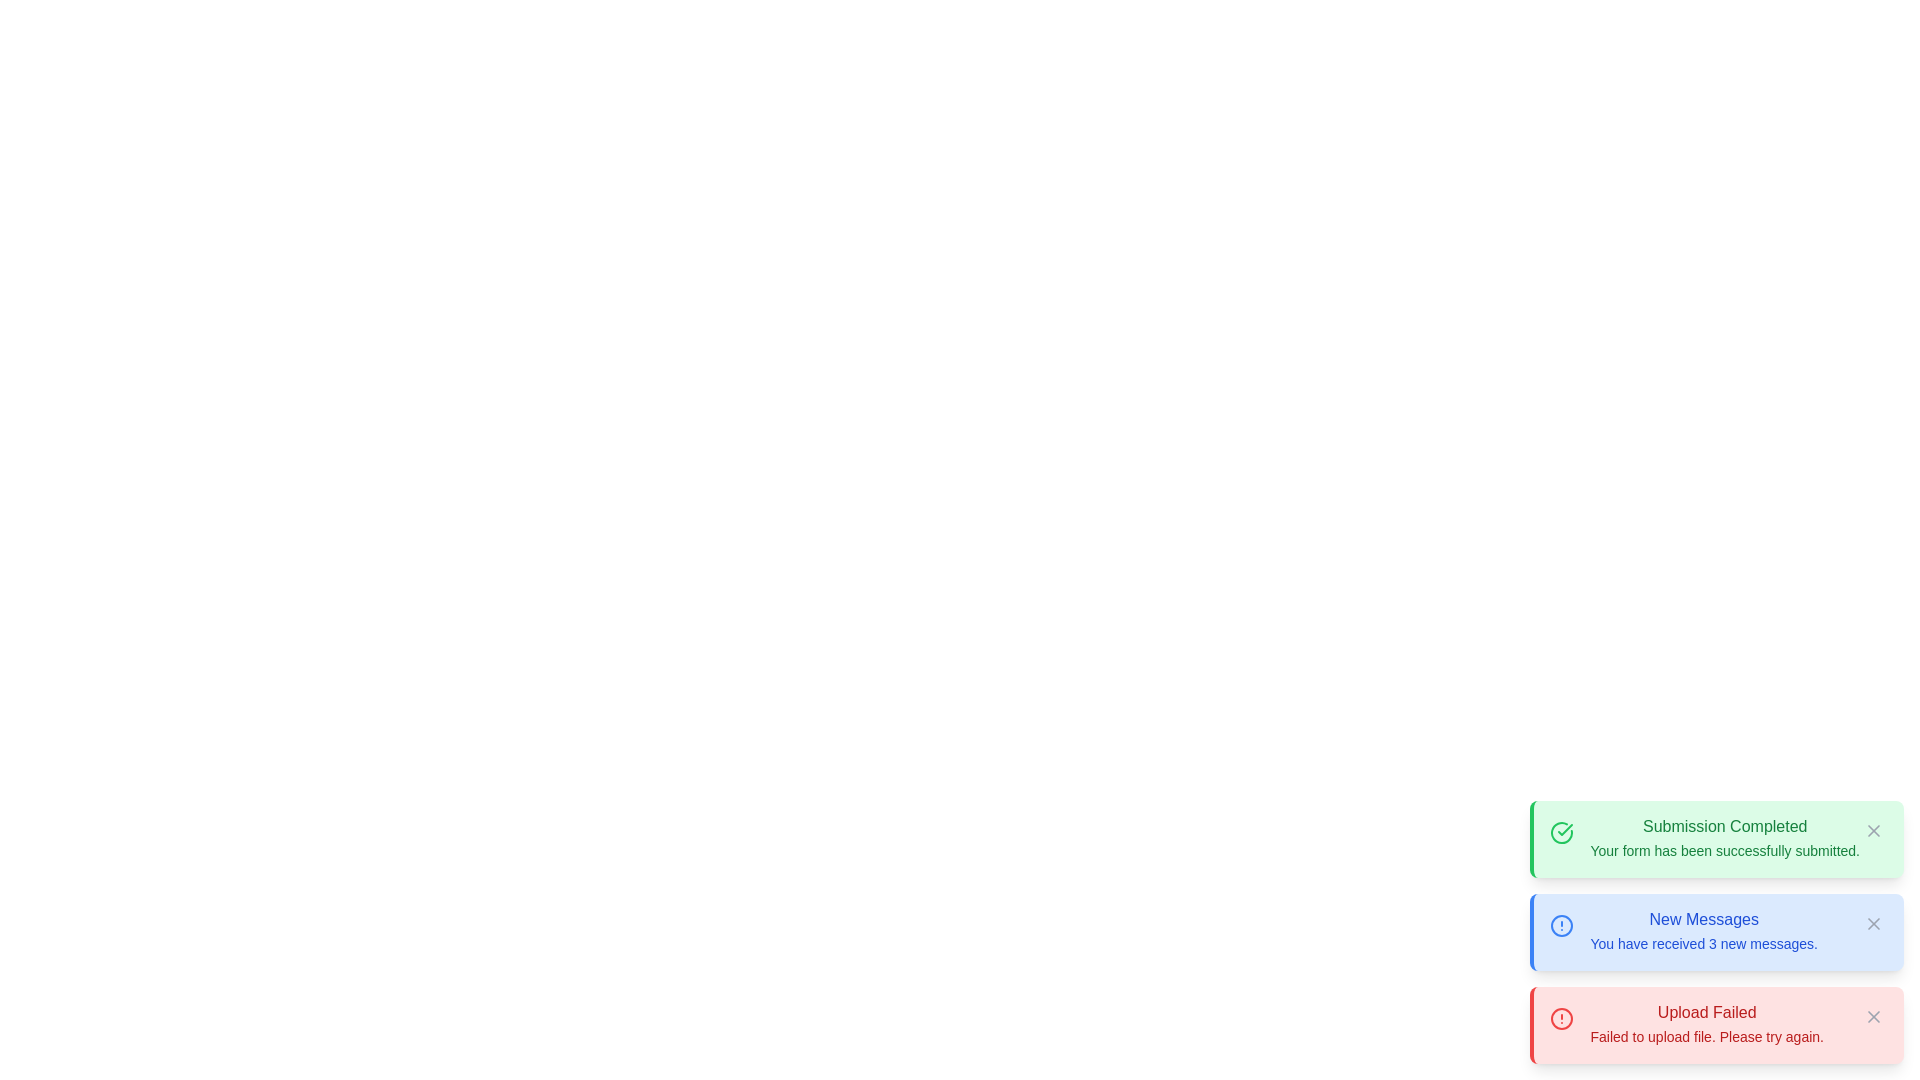  Describe the element at coordinates (1703, 920) in the screenshot. I see `the 'New Messages' text label located at the top of the notification box, which has a light blue background and displays the message indicating new messages` at that location.